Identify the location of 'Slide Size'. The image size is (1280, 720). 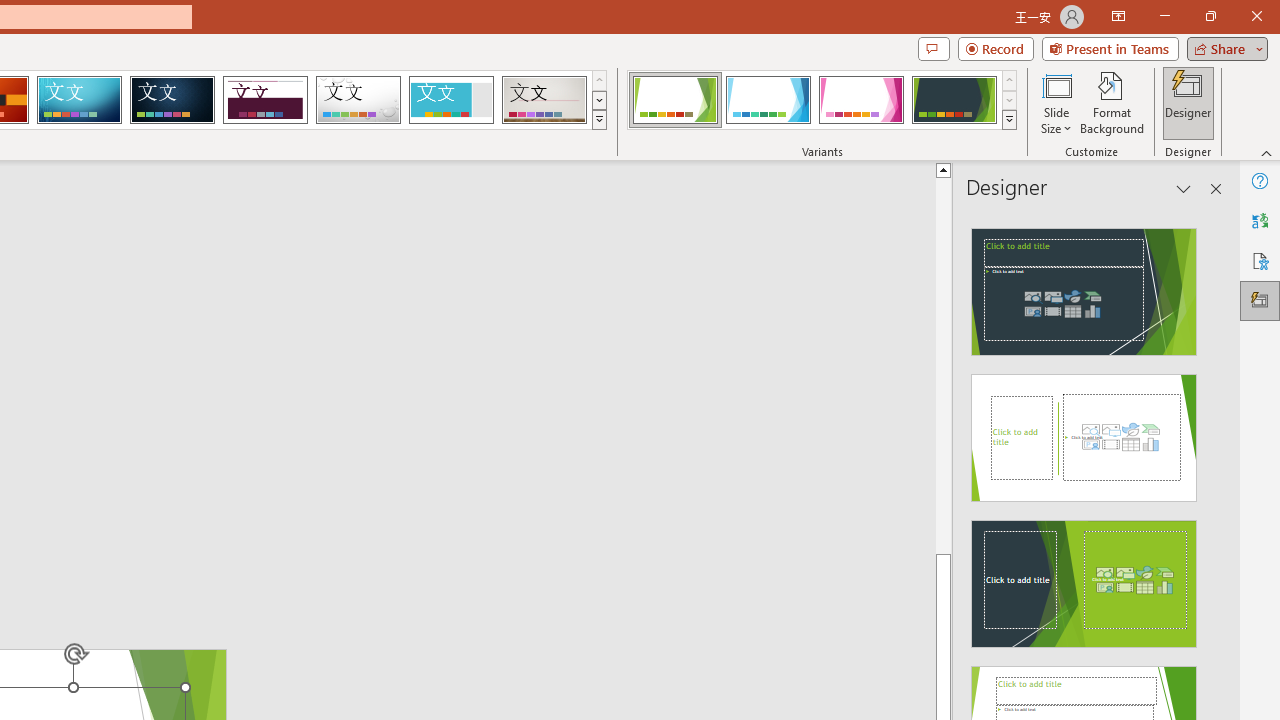
(1055, 103).